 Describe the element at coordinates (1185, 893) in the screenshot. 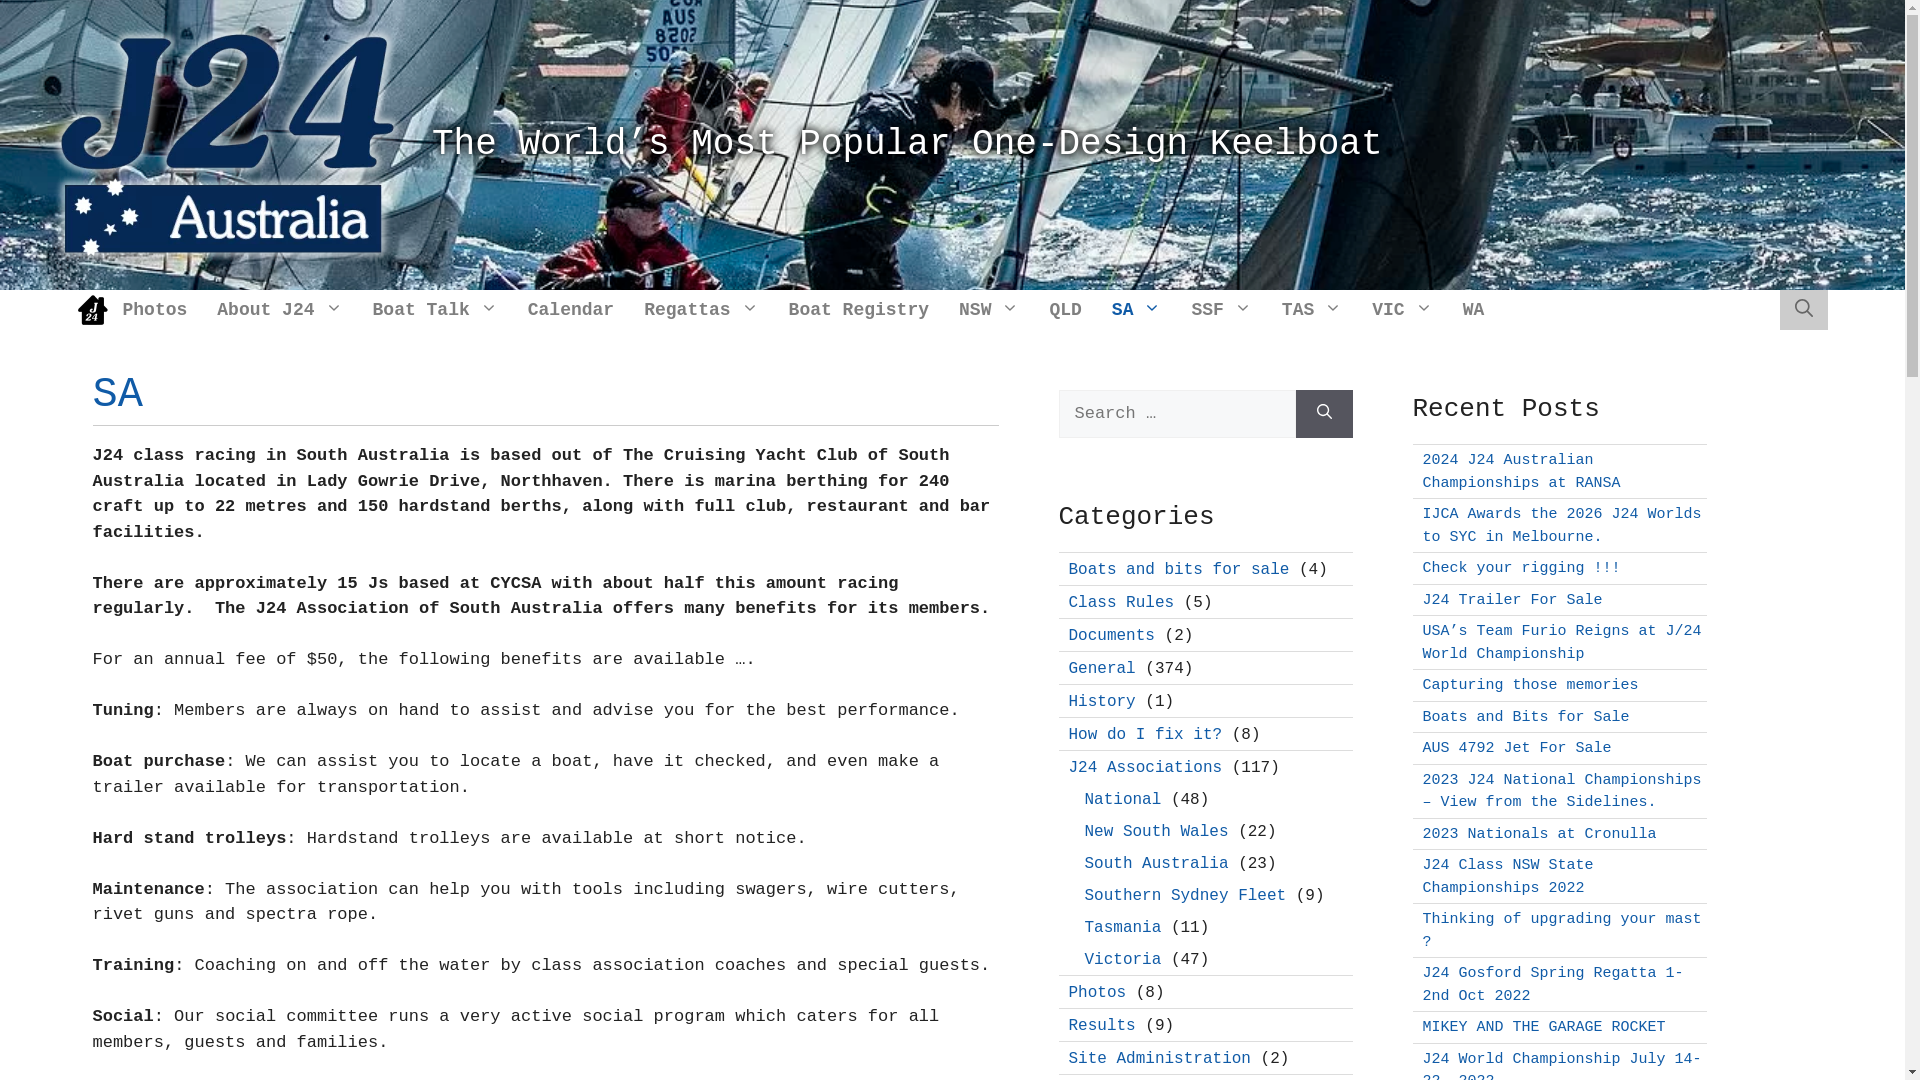

I see `'Southern Sydney Fleet'` at that location.